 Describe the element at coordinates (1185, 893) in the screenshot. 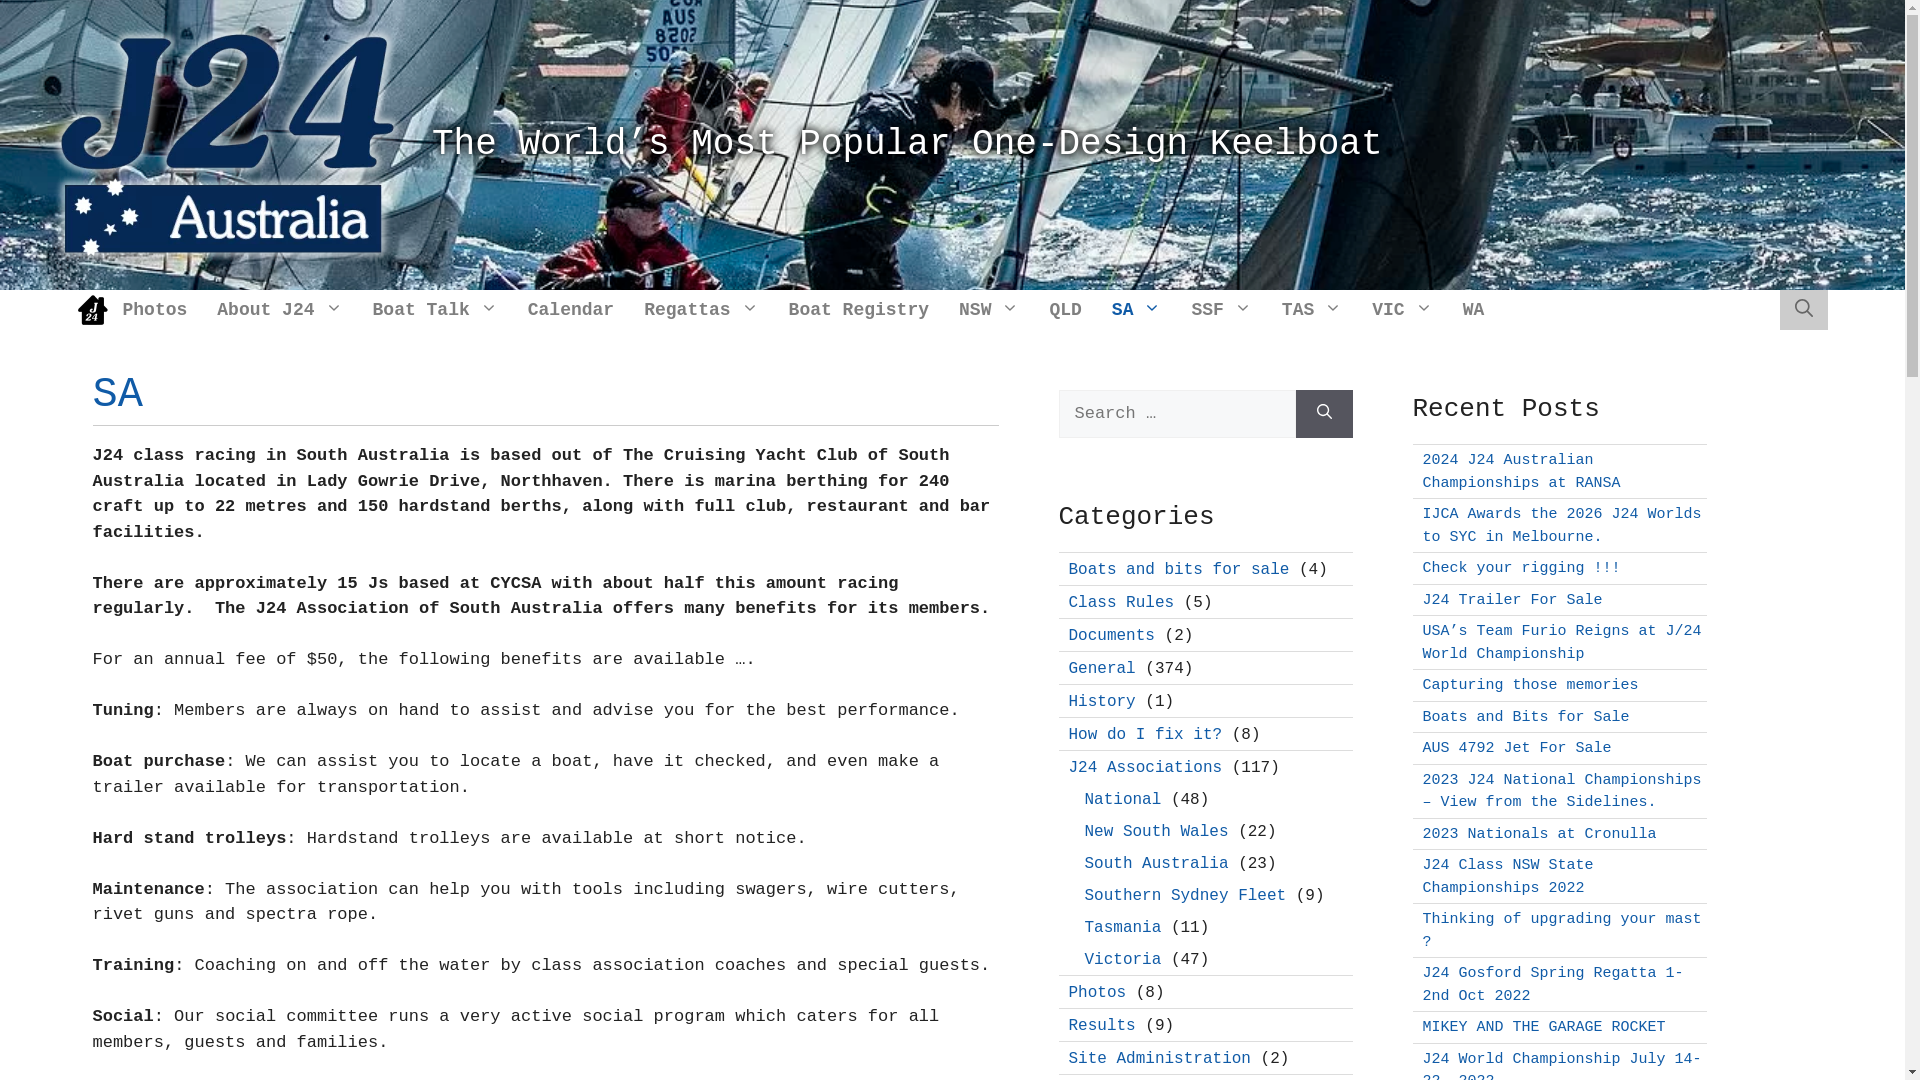

I see `'Southern Sydney Fleet'` at that location.